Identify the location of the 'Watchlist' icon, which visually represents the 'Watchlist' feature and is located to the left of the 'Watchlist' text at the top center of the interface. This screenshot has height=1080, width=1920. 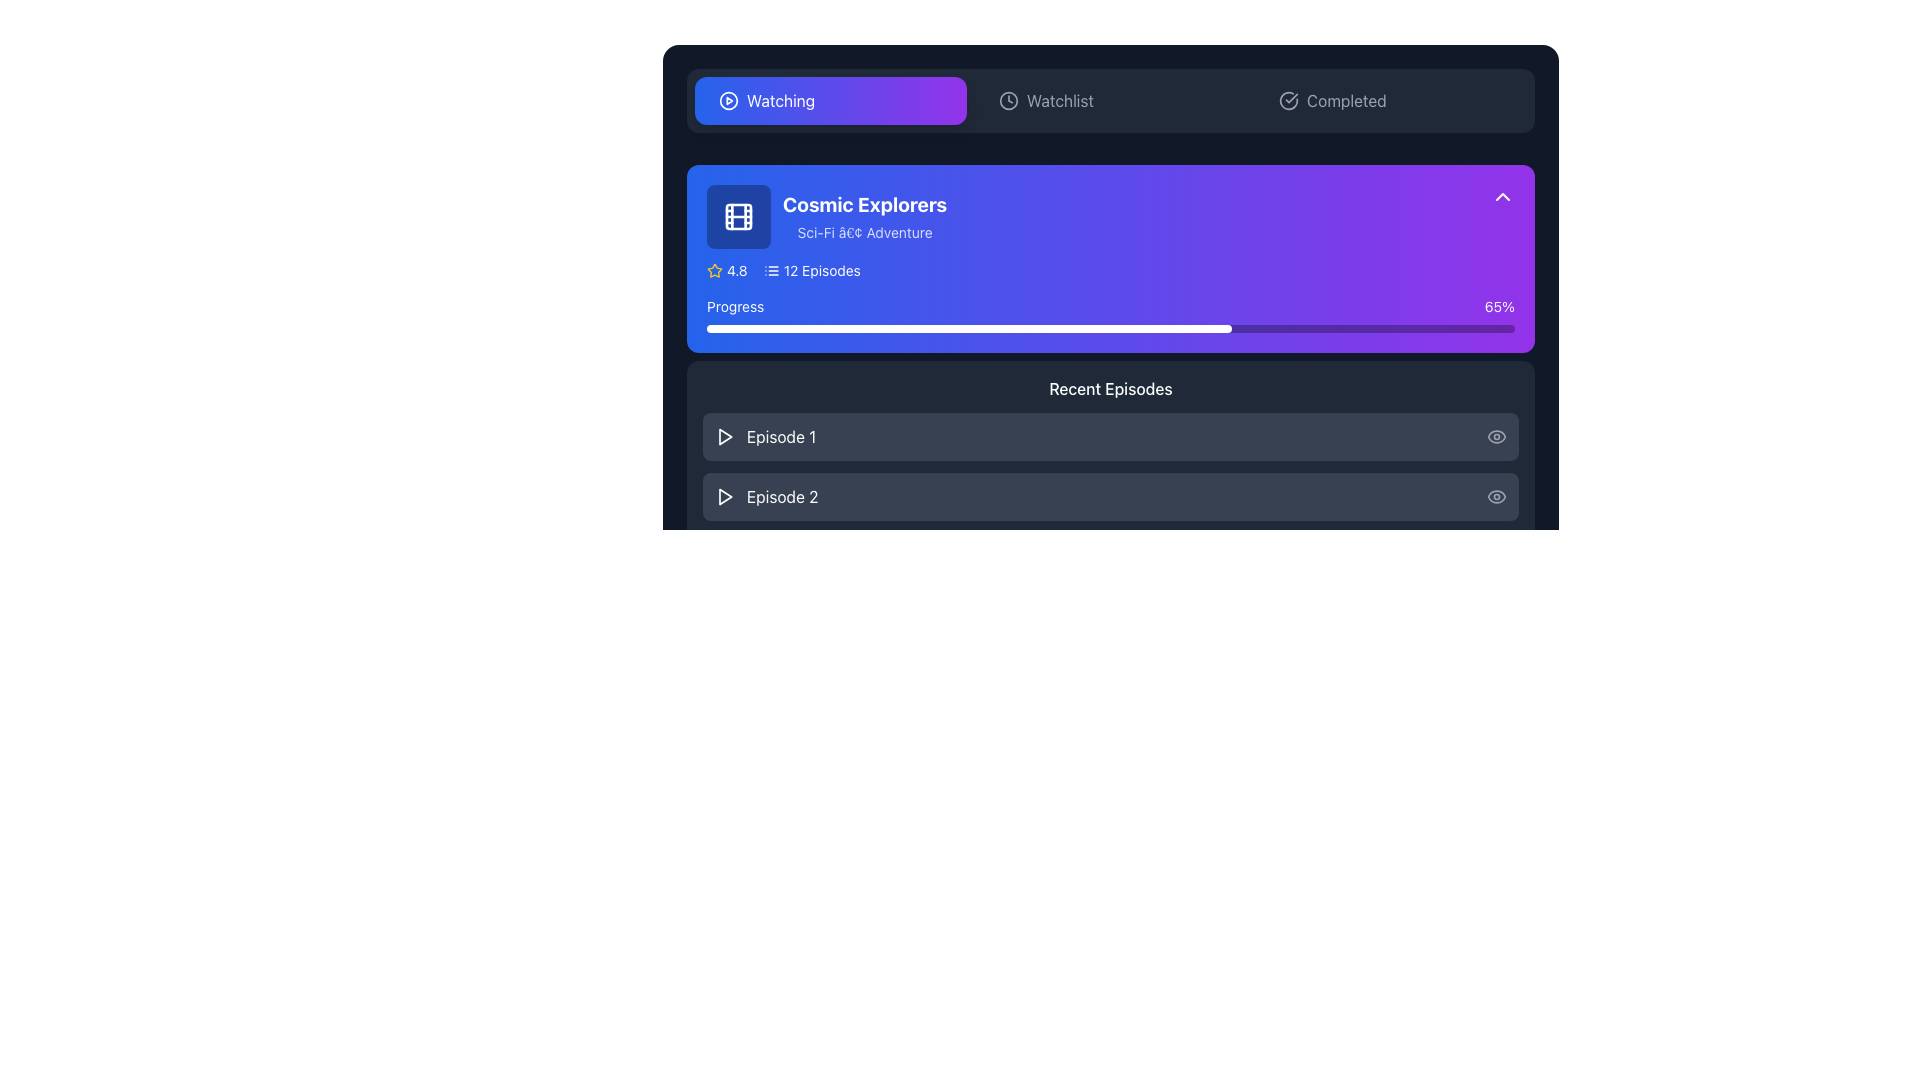
(1008, 100).